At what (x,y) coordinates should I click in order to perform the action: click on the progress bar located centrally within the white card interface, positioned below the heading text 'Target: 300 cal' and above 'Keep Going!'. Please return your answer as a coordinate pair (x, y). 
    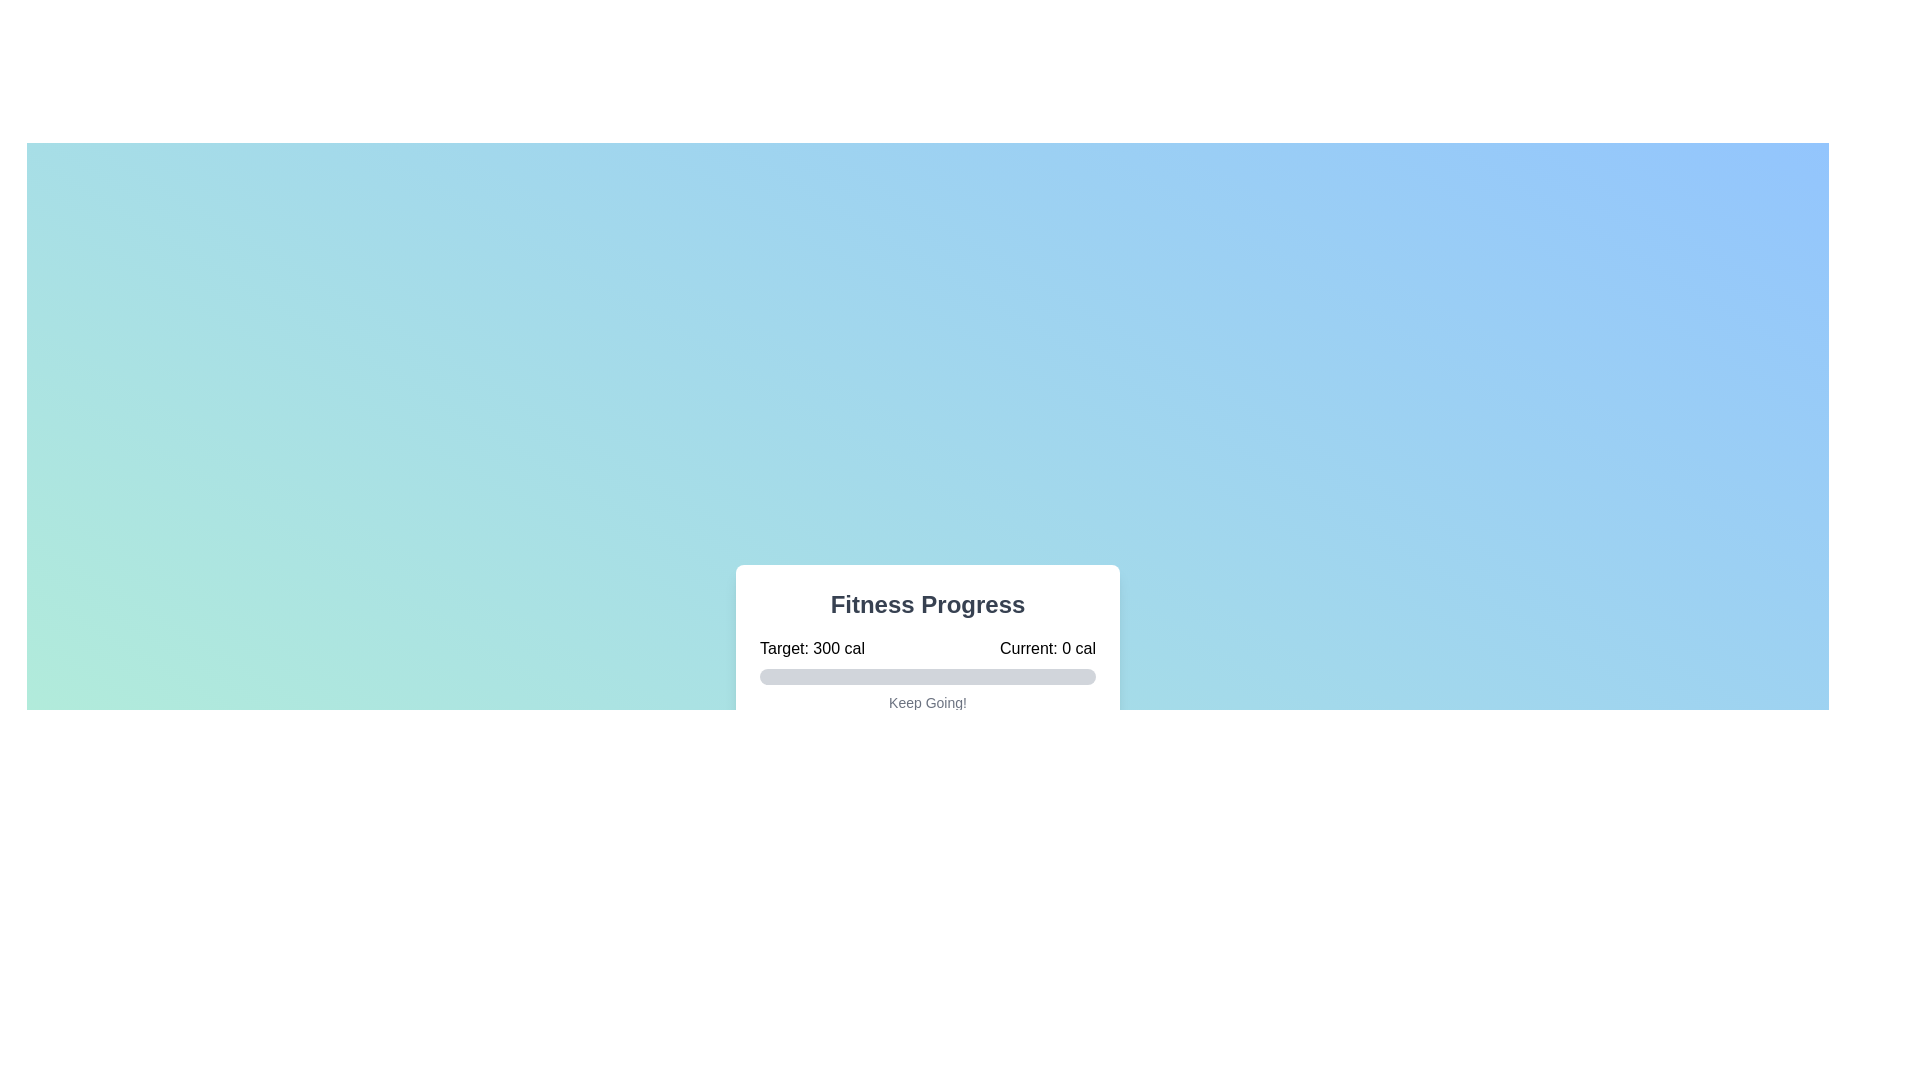
    Looking at the image, I should click on (926, 676).